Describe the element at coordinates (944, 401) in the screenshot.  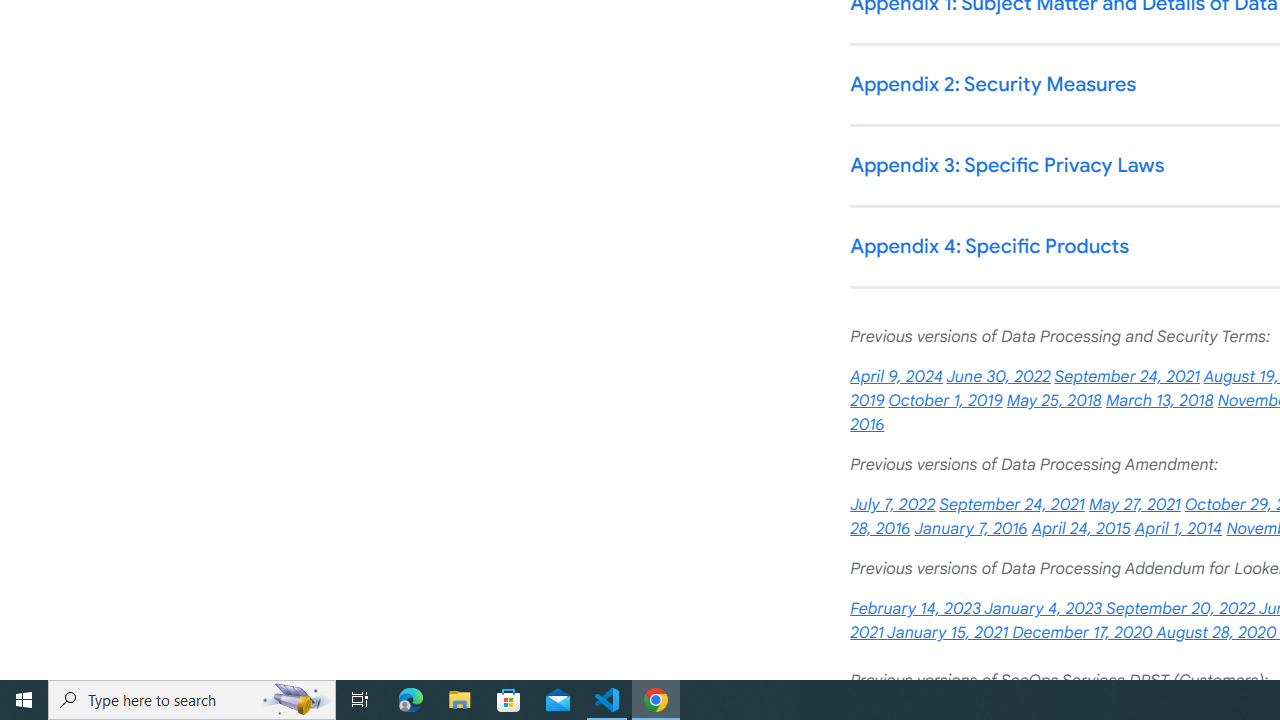
I see `'October 1, 2019'` at that location.